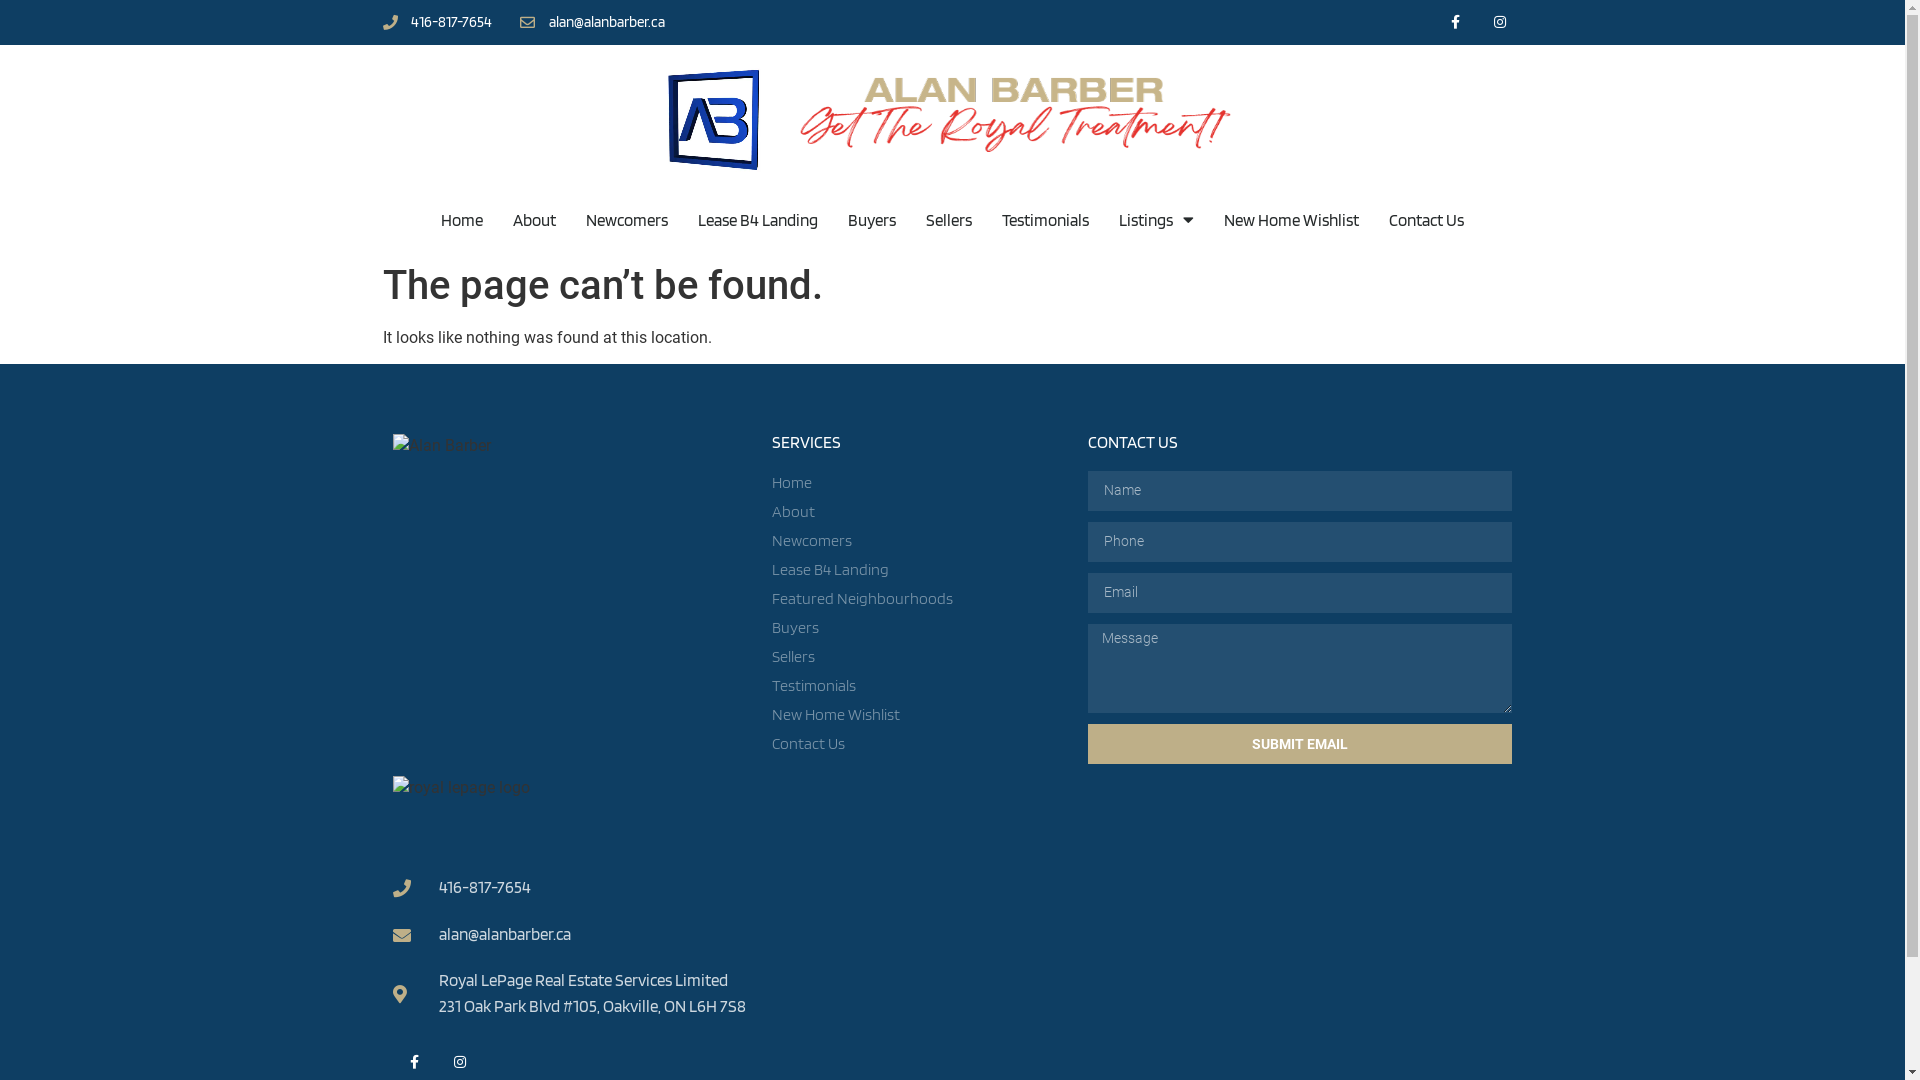 This screenshot has height=1080, width=1920. Describe the element at coordinates (392, 886) in the screenshot. I see `'416-817-7654'` at that location.